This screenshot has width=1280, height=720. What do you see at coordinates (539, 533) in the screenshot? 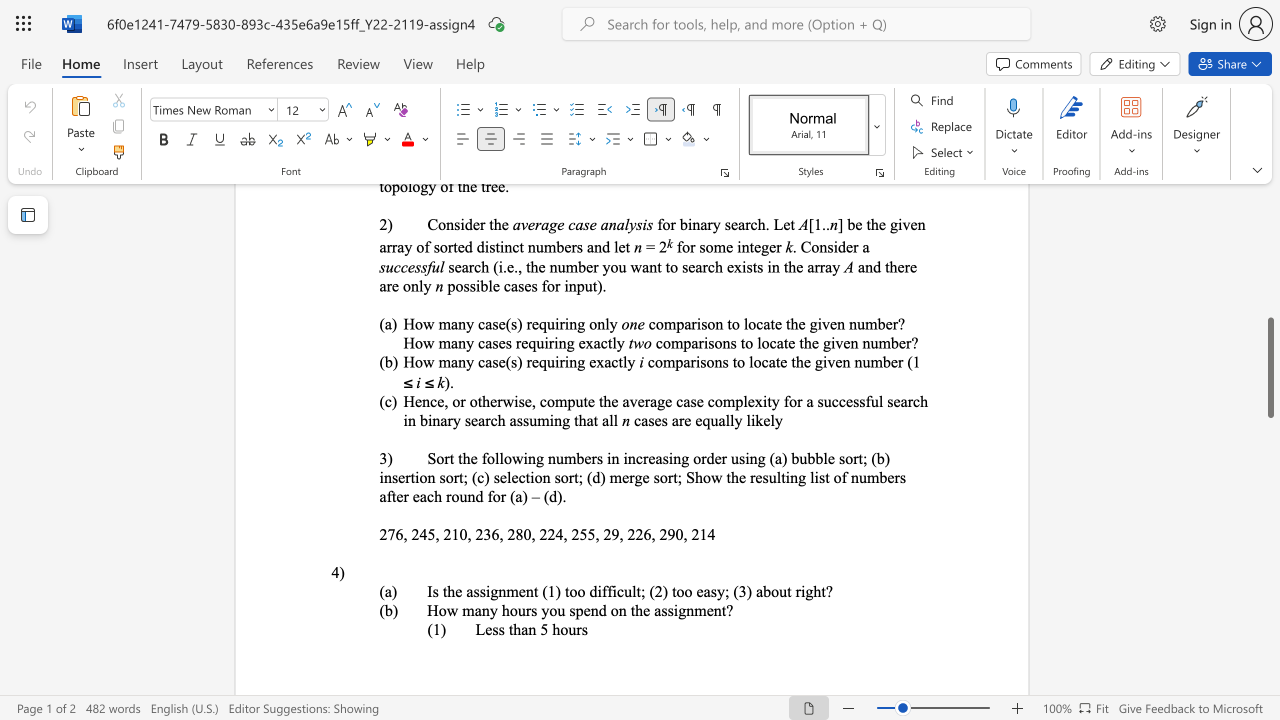
I see `the subset text "224" within the text "276, 245, 210, 236, 280, 224, 255, 29, 226, 290, 214"` at bounding box center [539, 533].